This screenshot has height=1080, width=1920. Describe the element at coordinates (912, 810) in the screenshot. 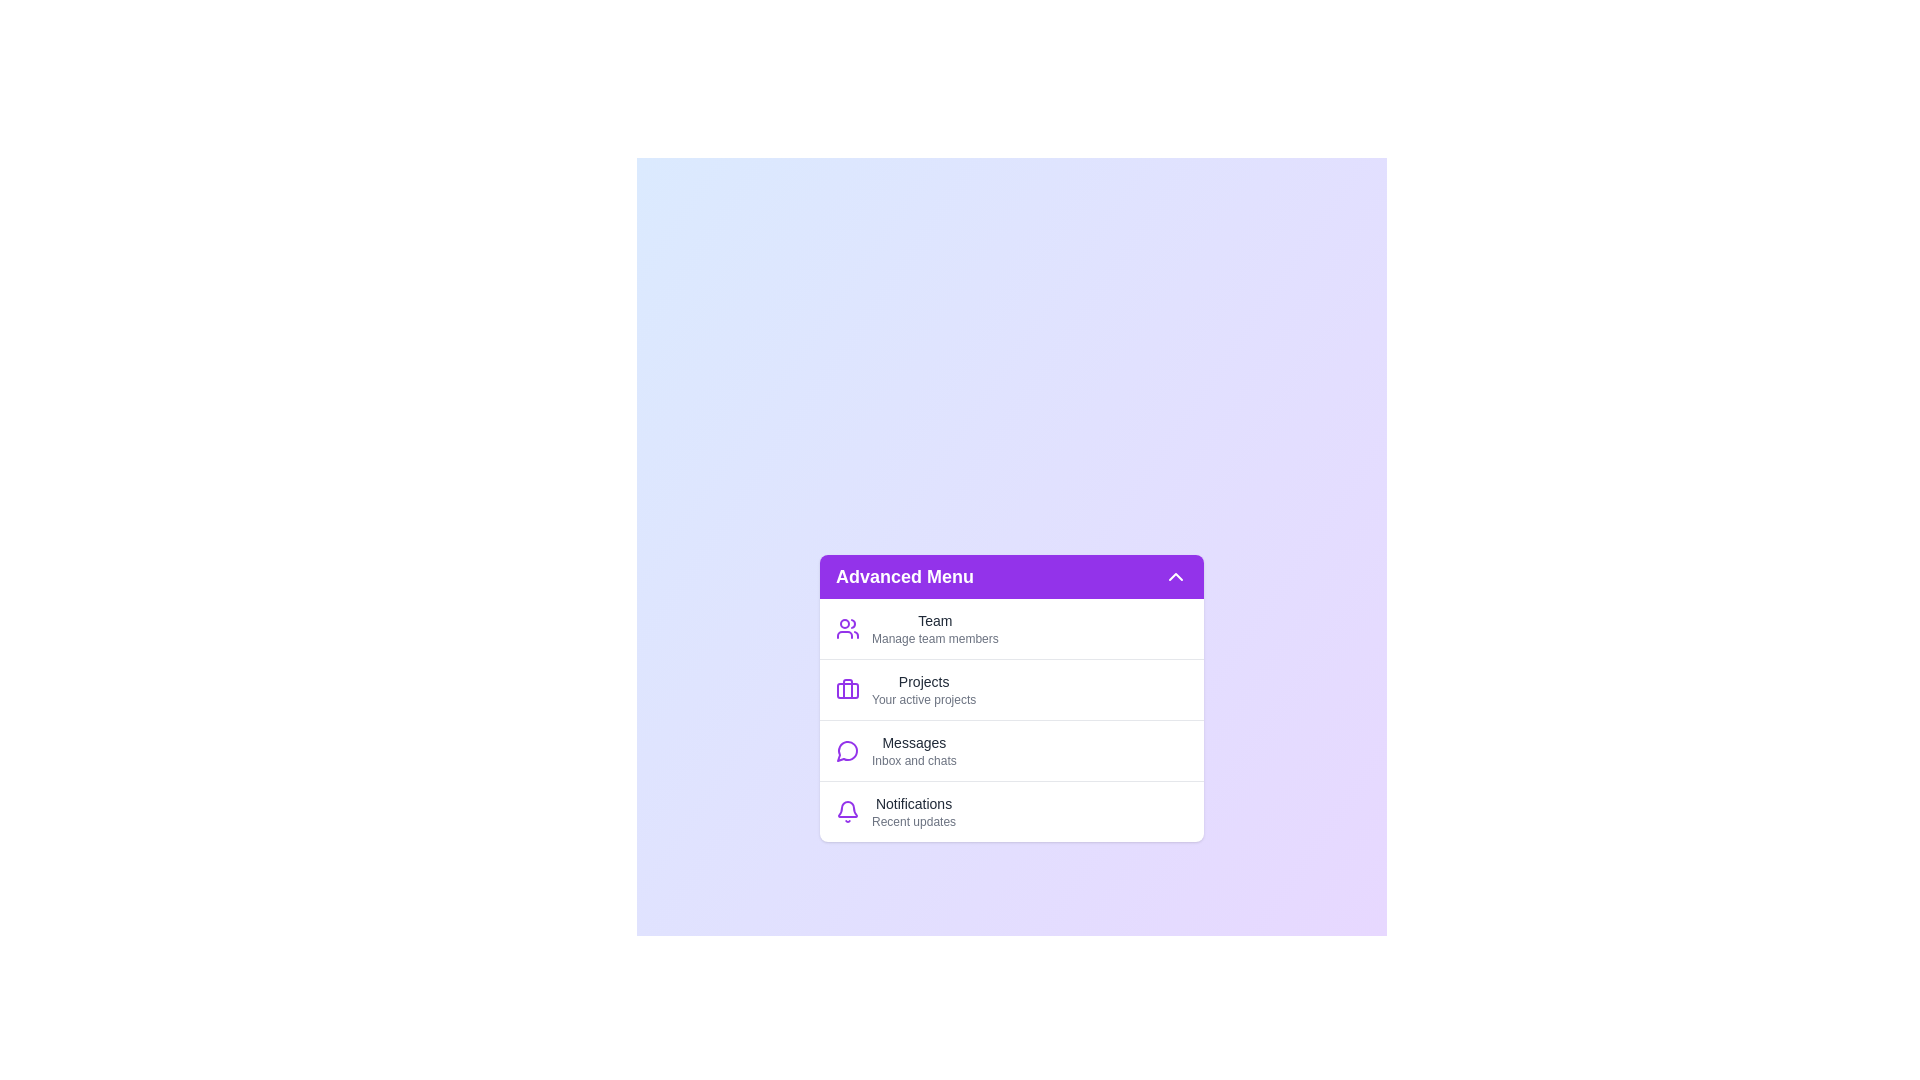

I see `the text of a menu item identified by its label Notifications` at that location.